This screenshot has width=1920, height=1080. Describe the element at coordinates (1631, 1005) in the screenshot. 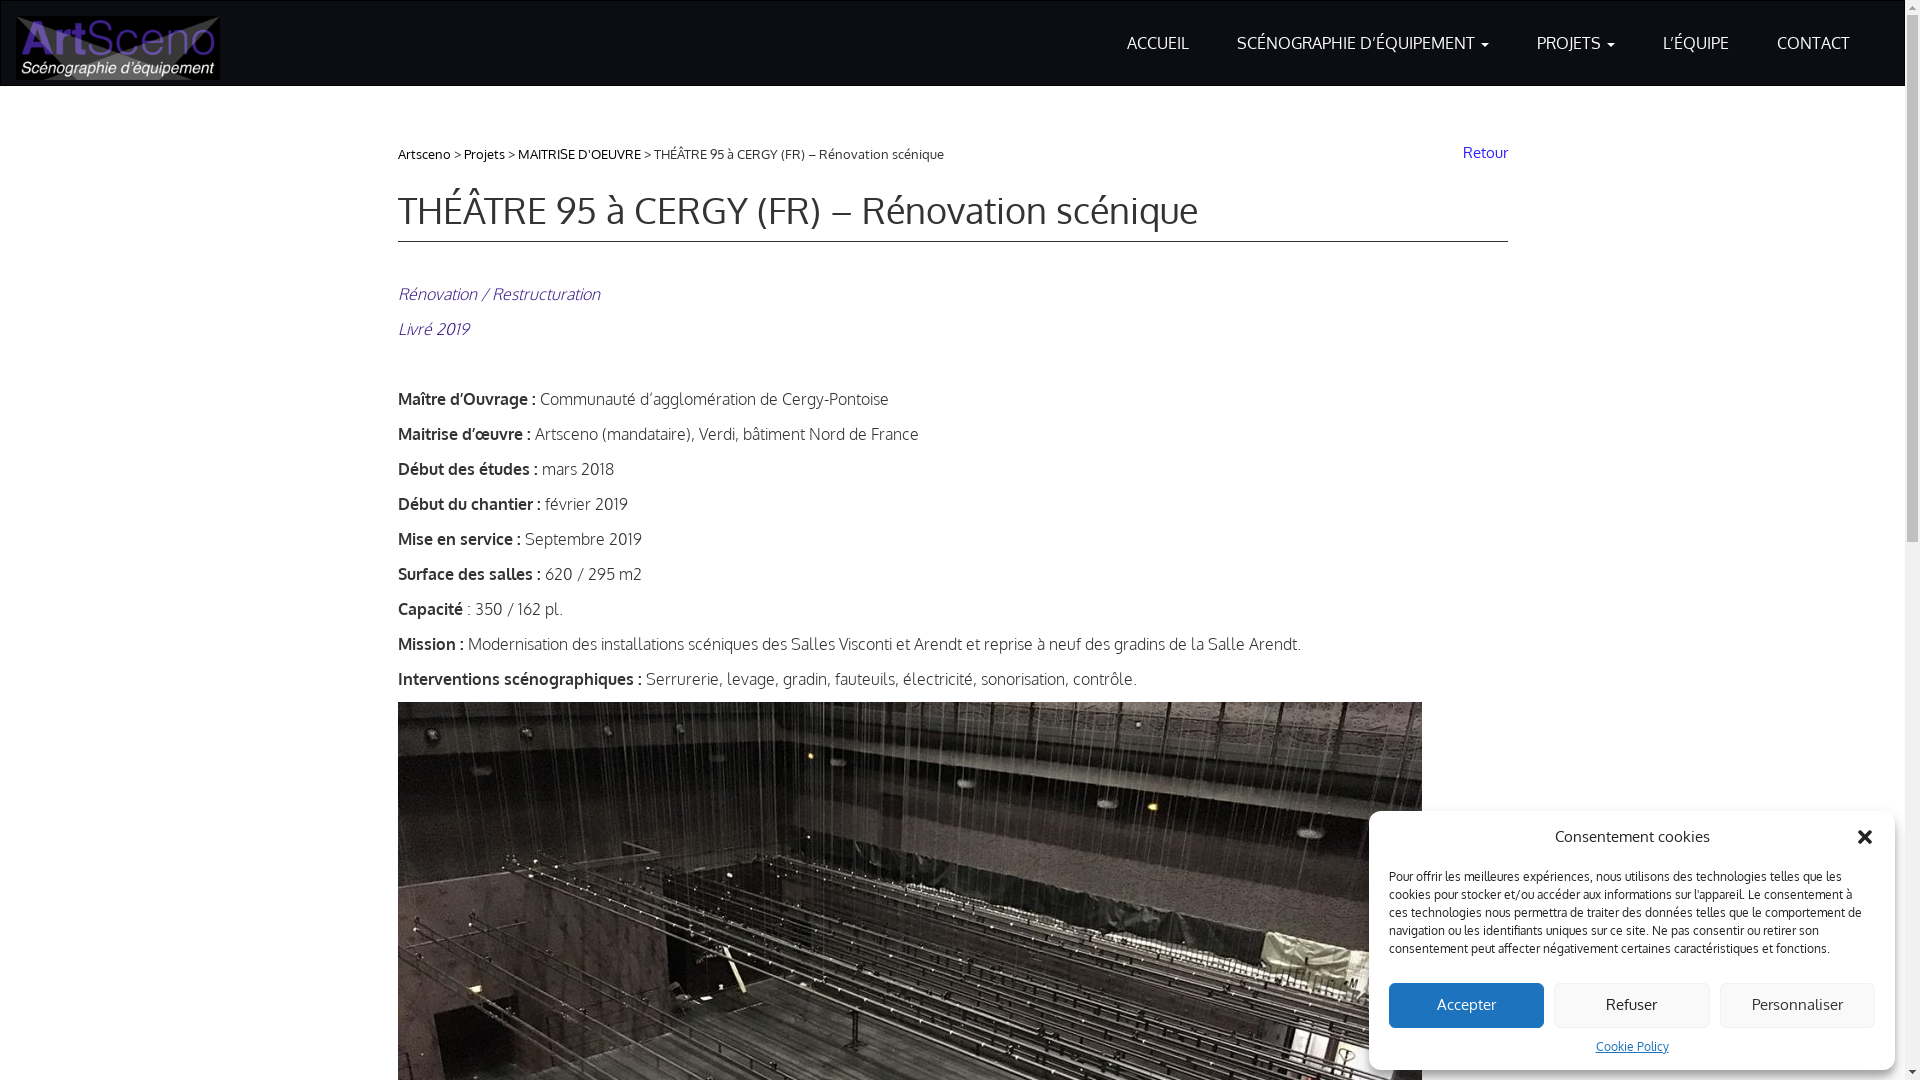

I see `'Refuser'` at that location.